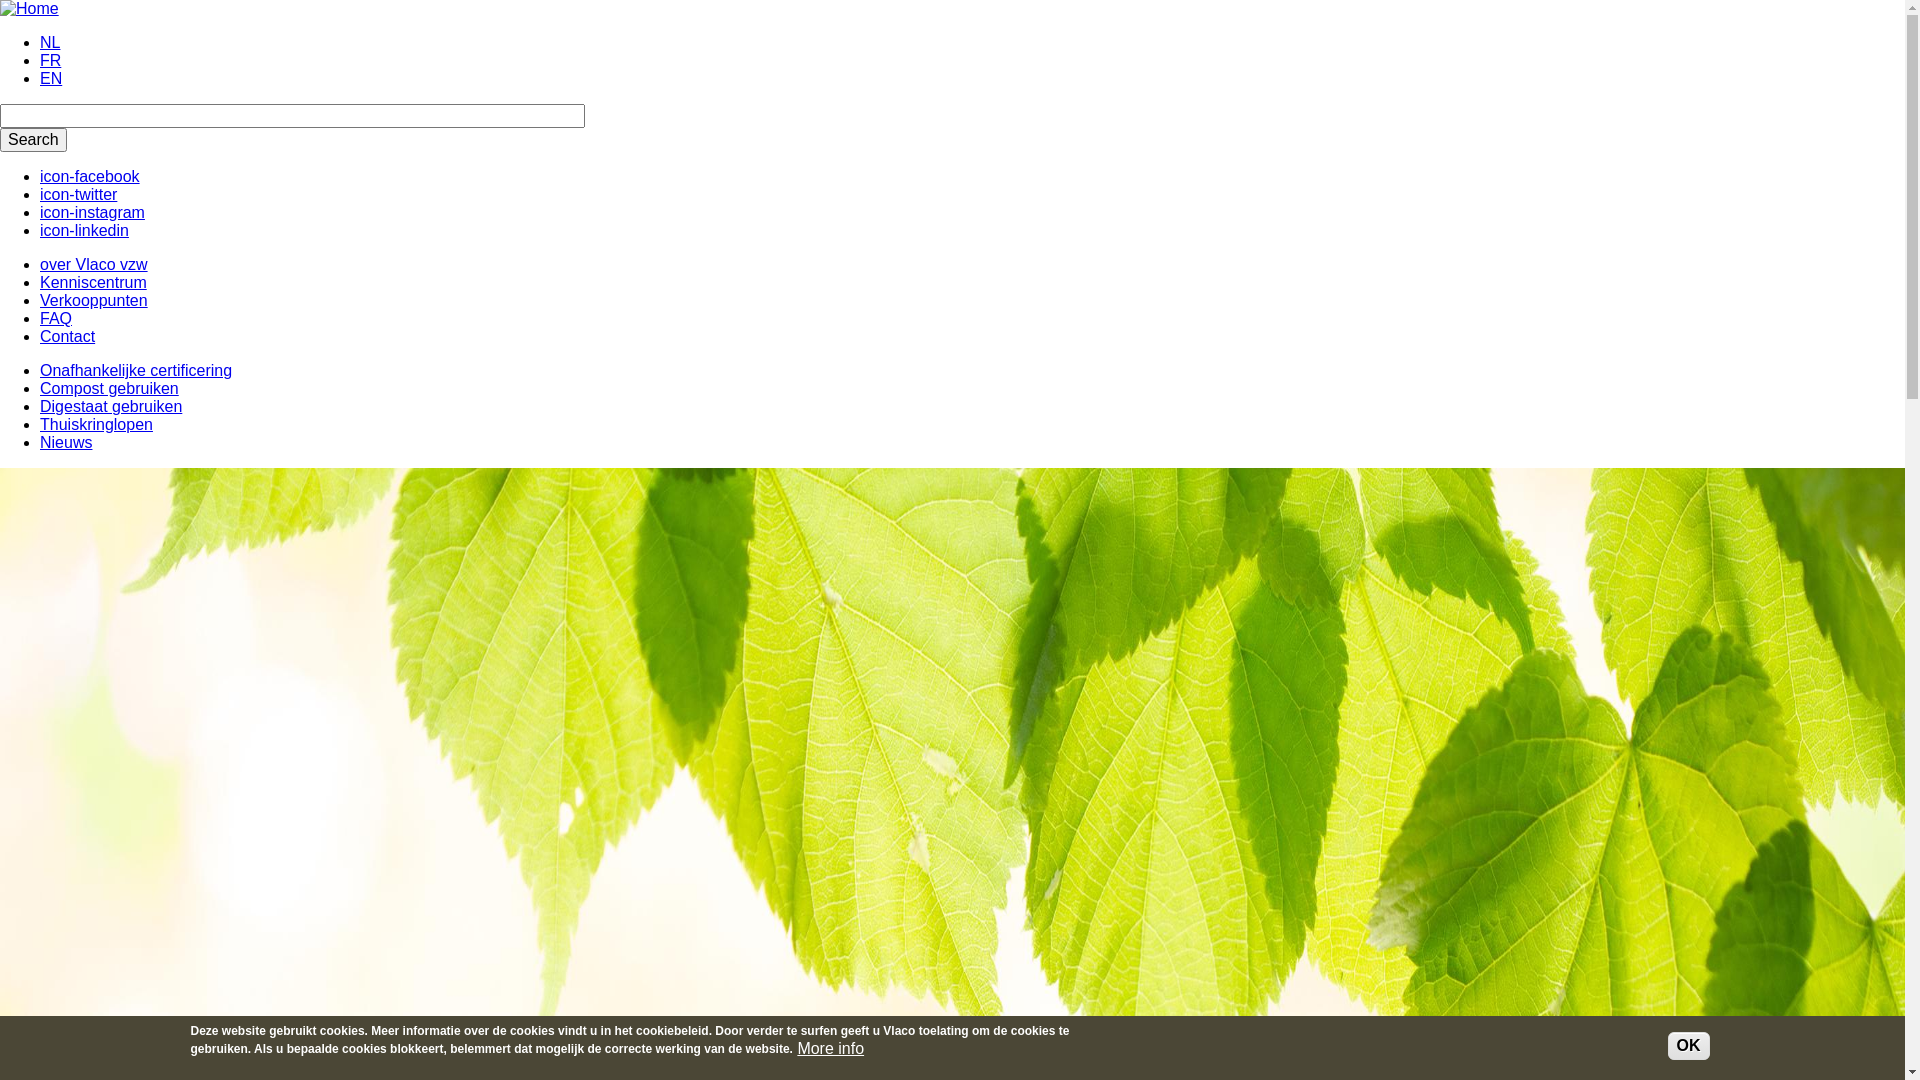 This screenshot has height=1080, width=1920. Describe the element at coordinates (39, 175) in the screenshot. I see `'icon-facebook'` at that location.